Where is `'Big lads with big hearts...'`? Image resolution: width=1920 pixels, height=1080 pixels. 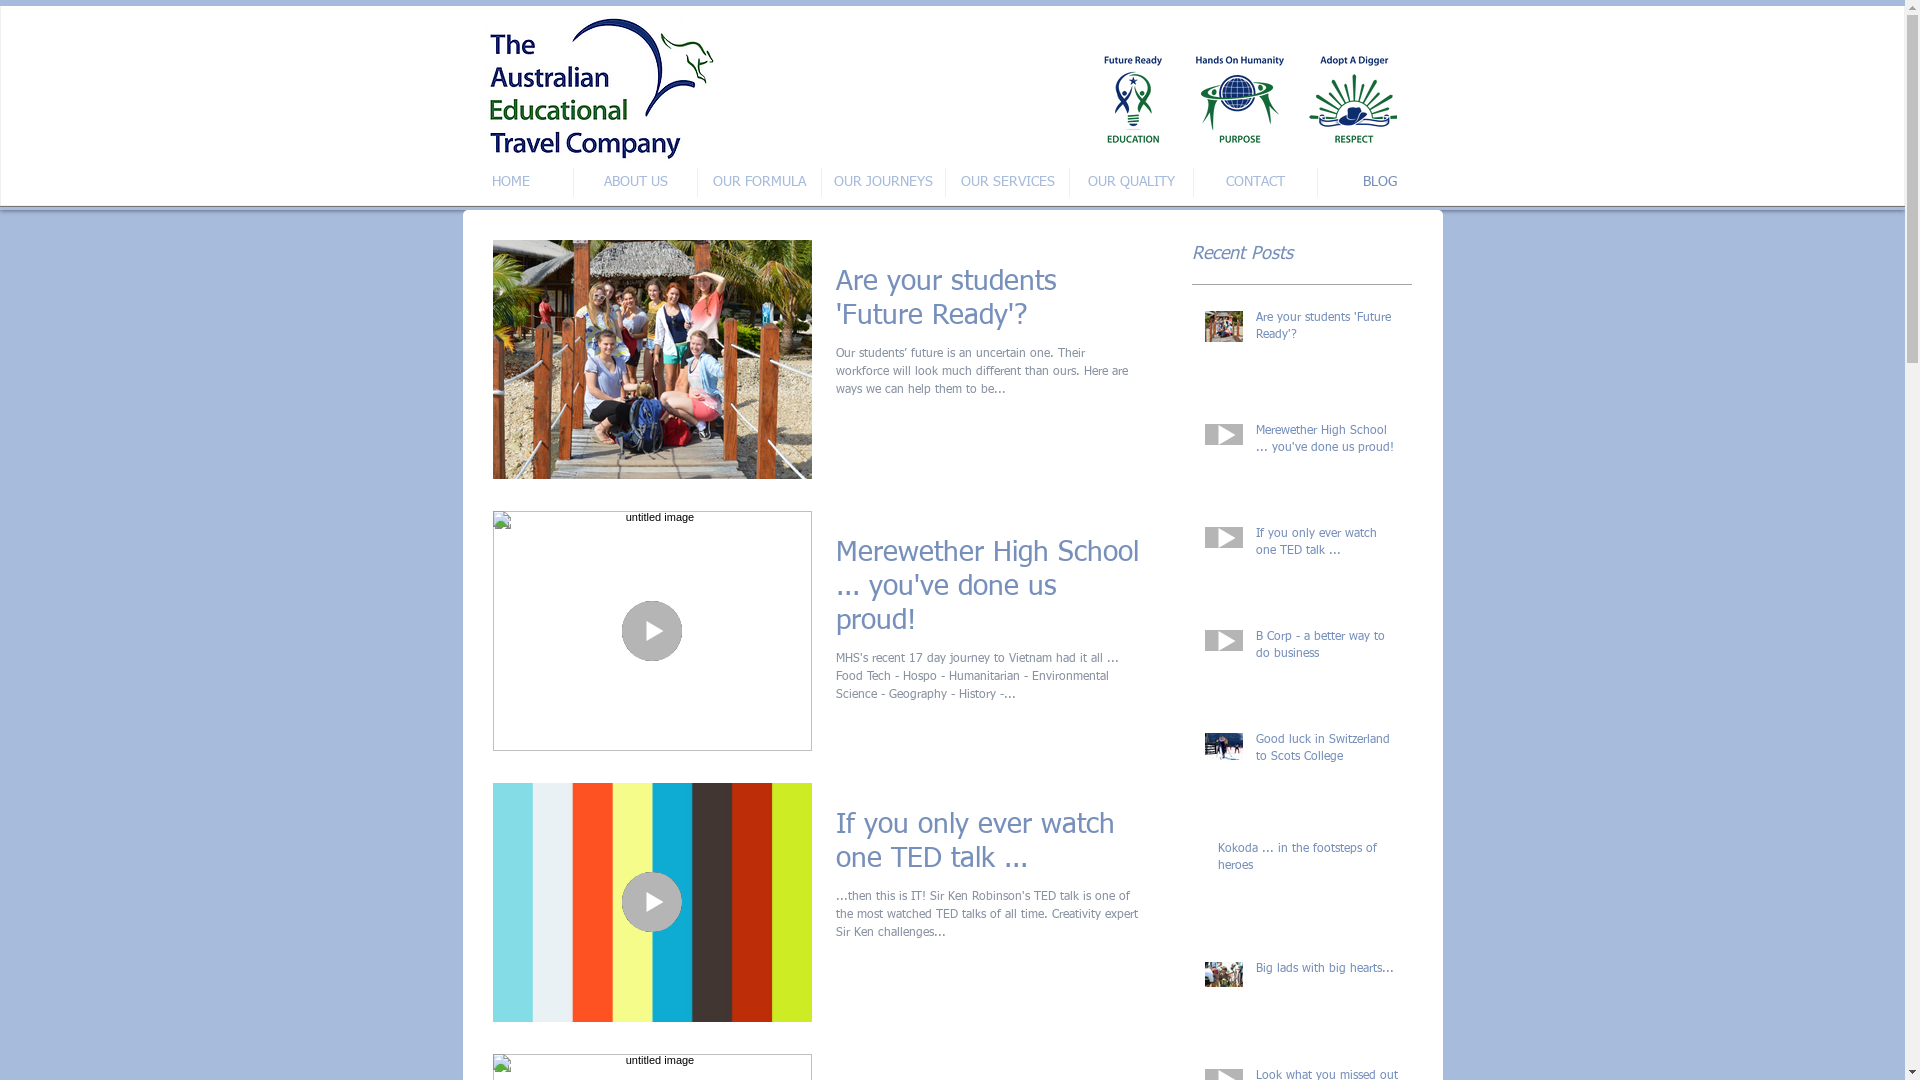 'Big lads with big hearts...' is located at coordinates (1255, 972).